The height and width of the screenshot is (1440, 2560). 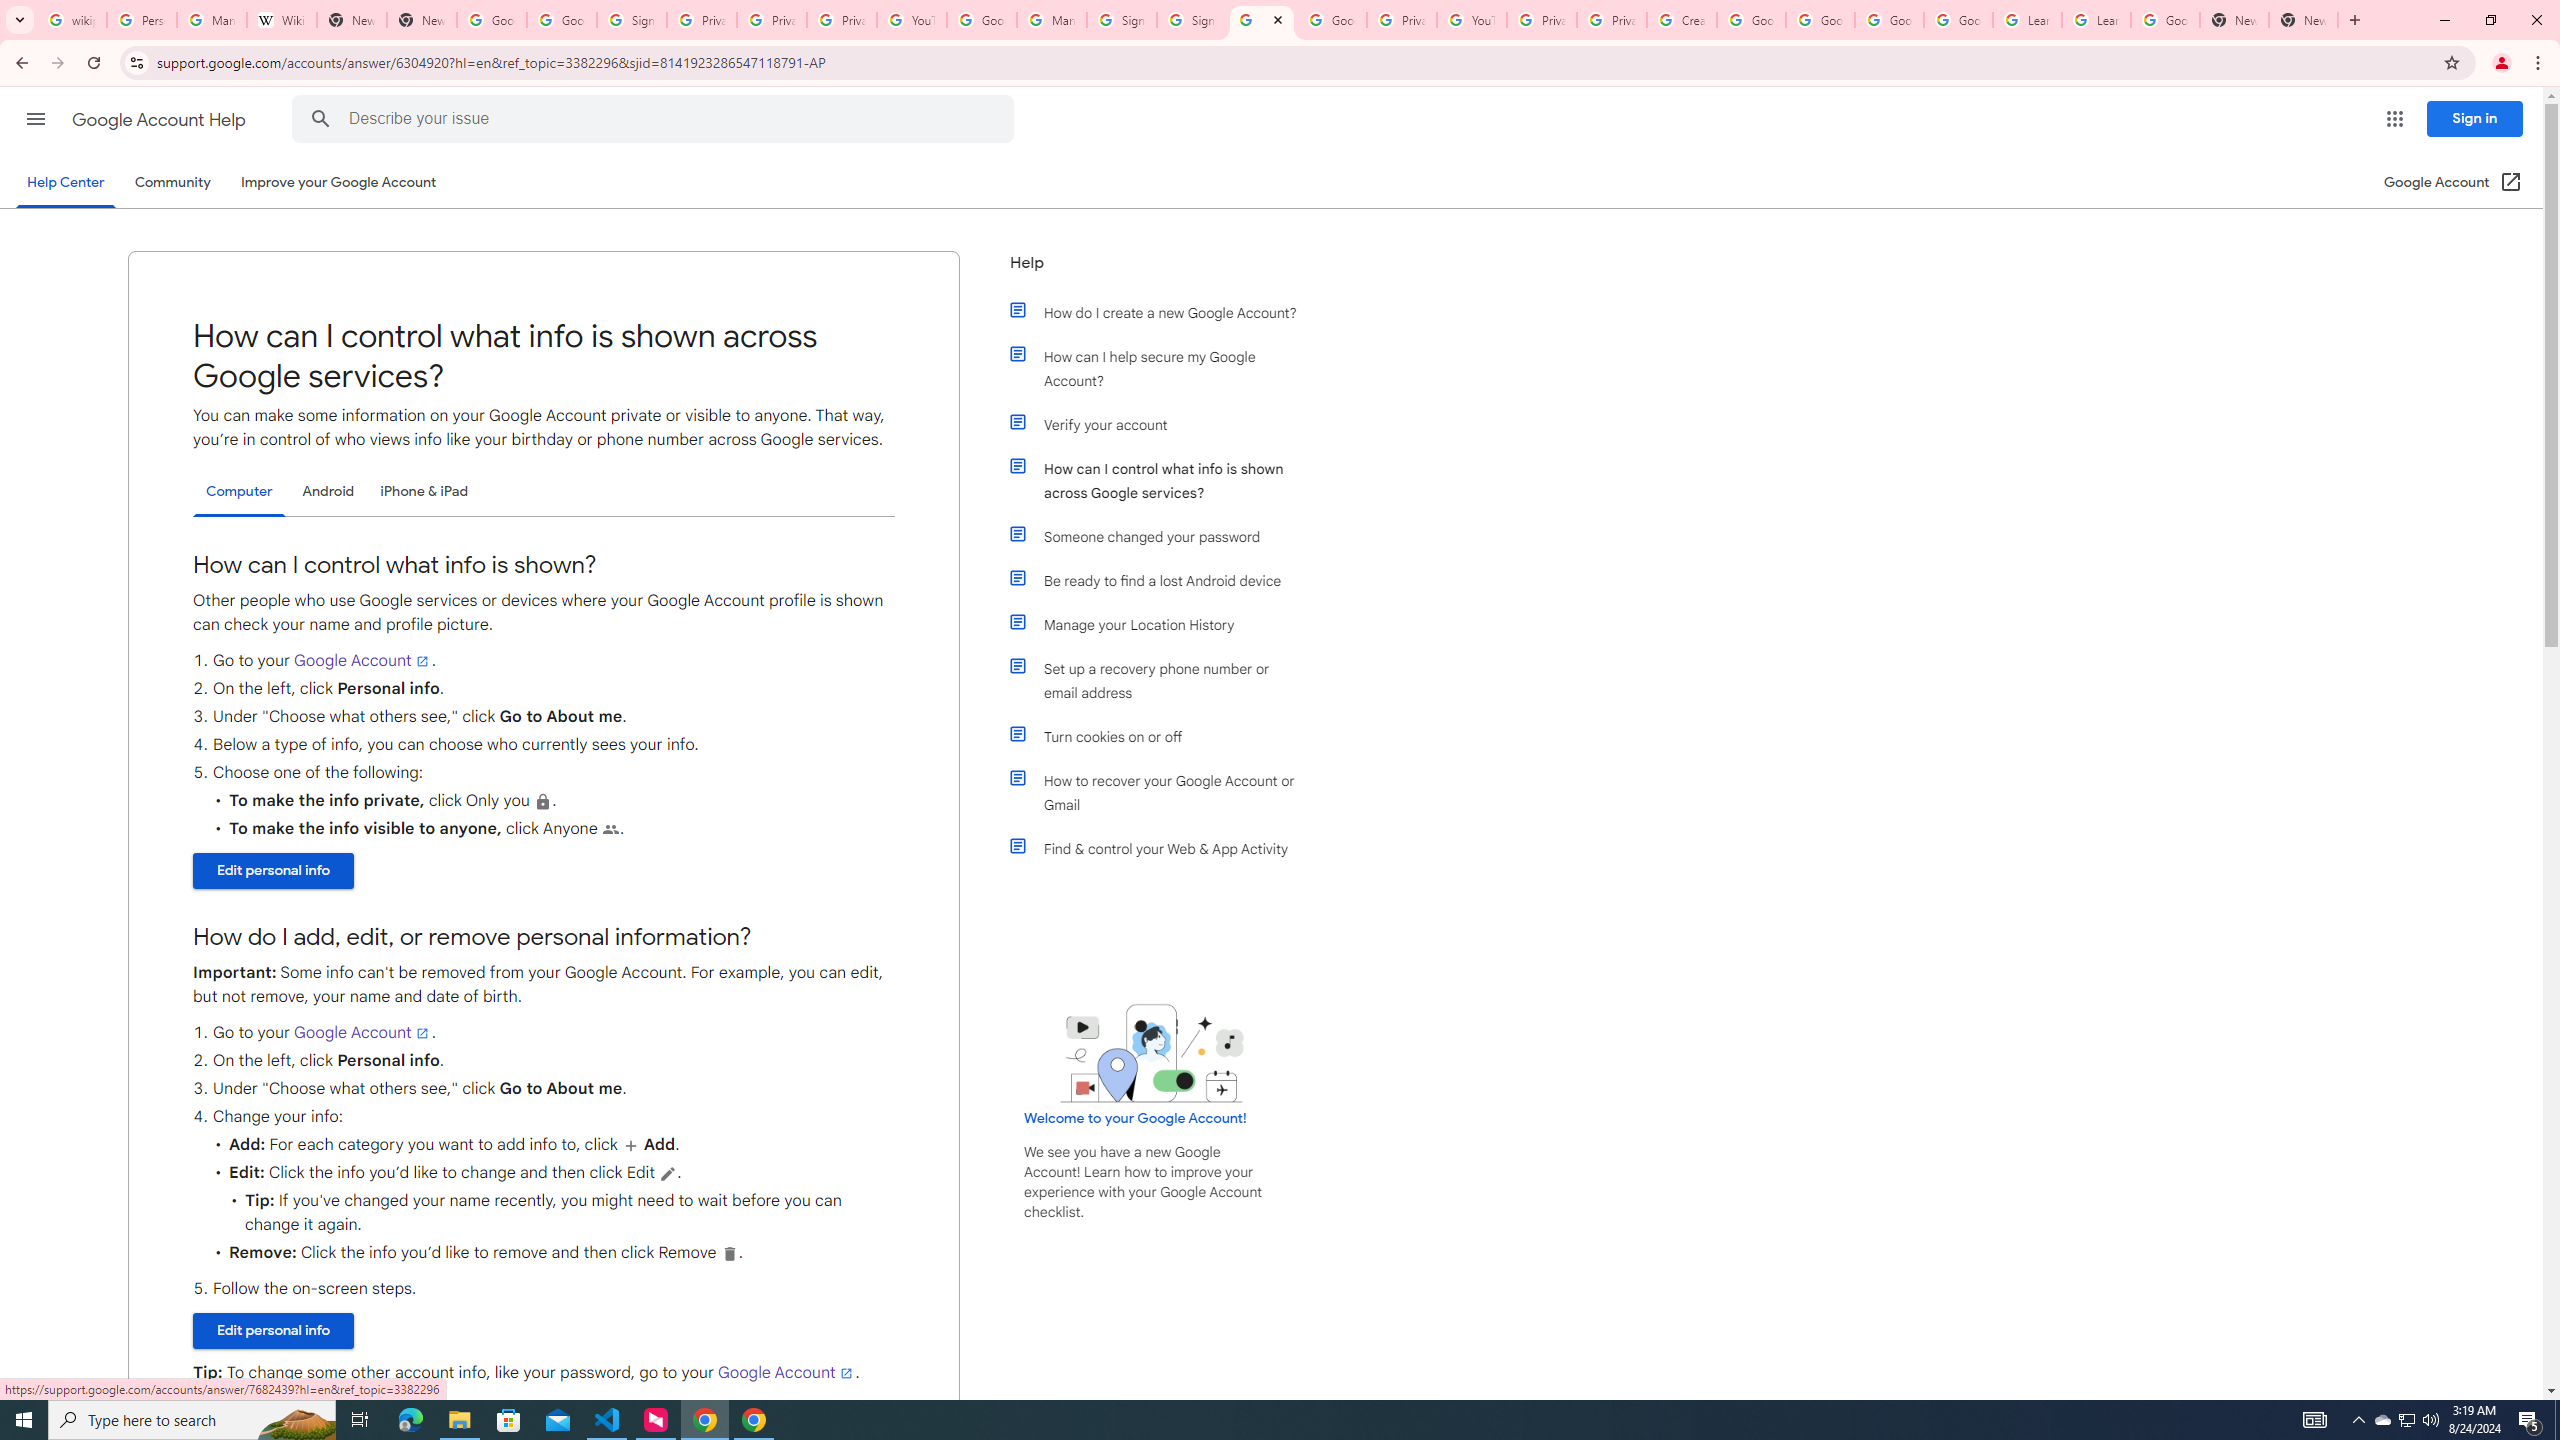 I want to click on 'Someone changed your password', so click(x=1162, y=536).